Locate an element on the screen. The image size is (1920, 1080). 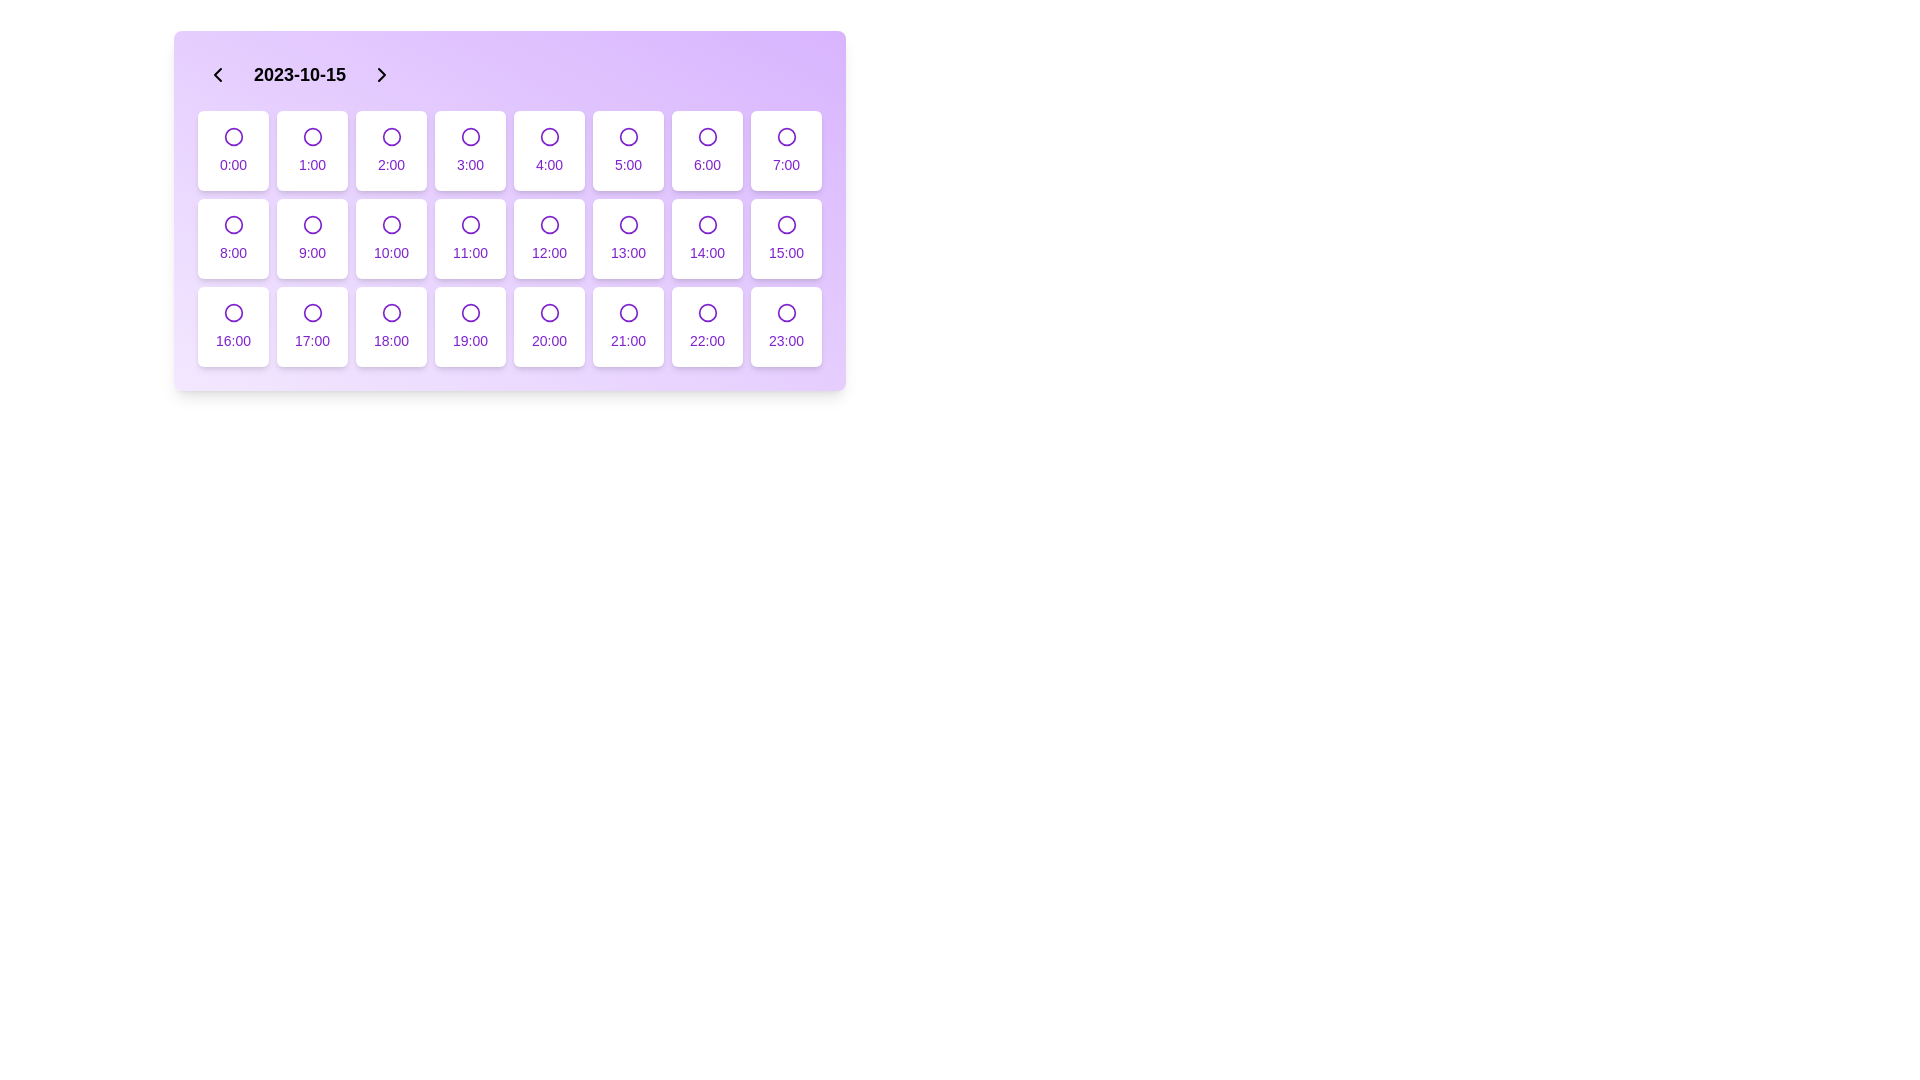
the SVG Circle within the button labeled '16:00' is located at coordinates (233, 312).